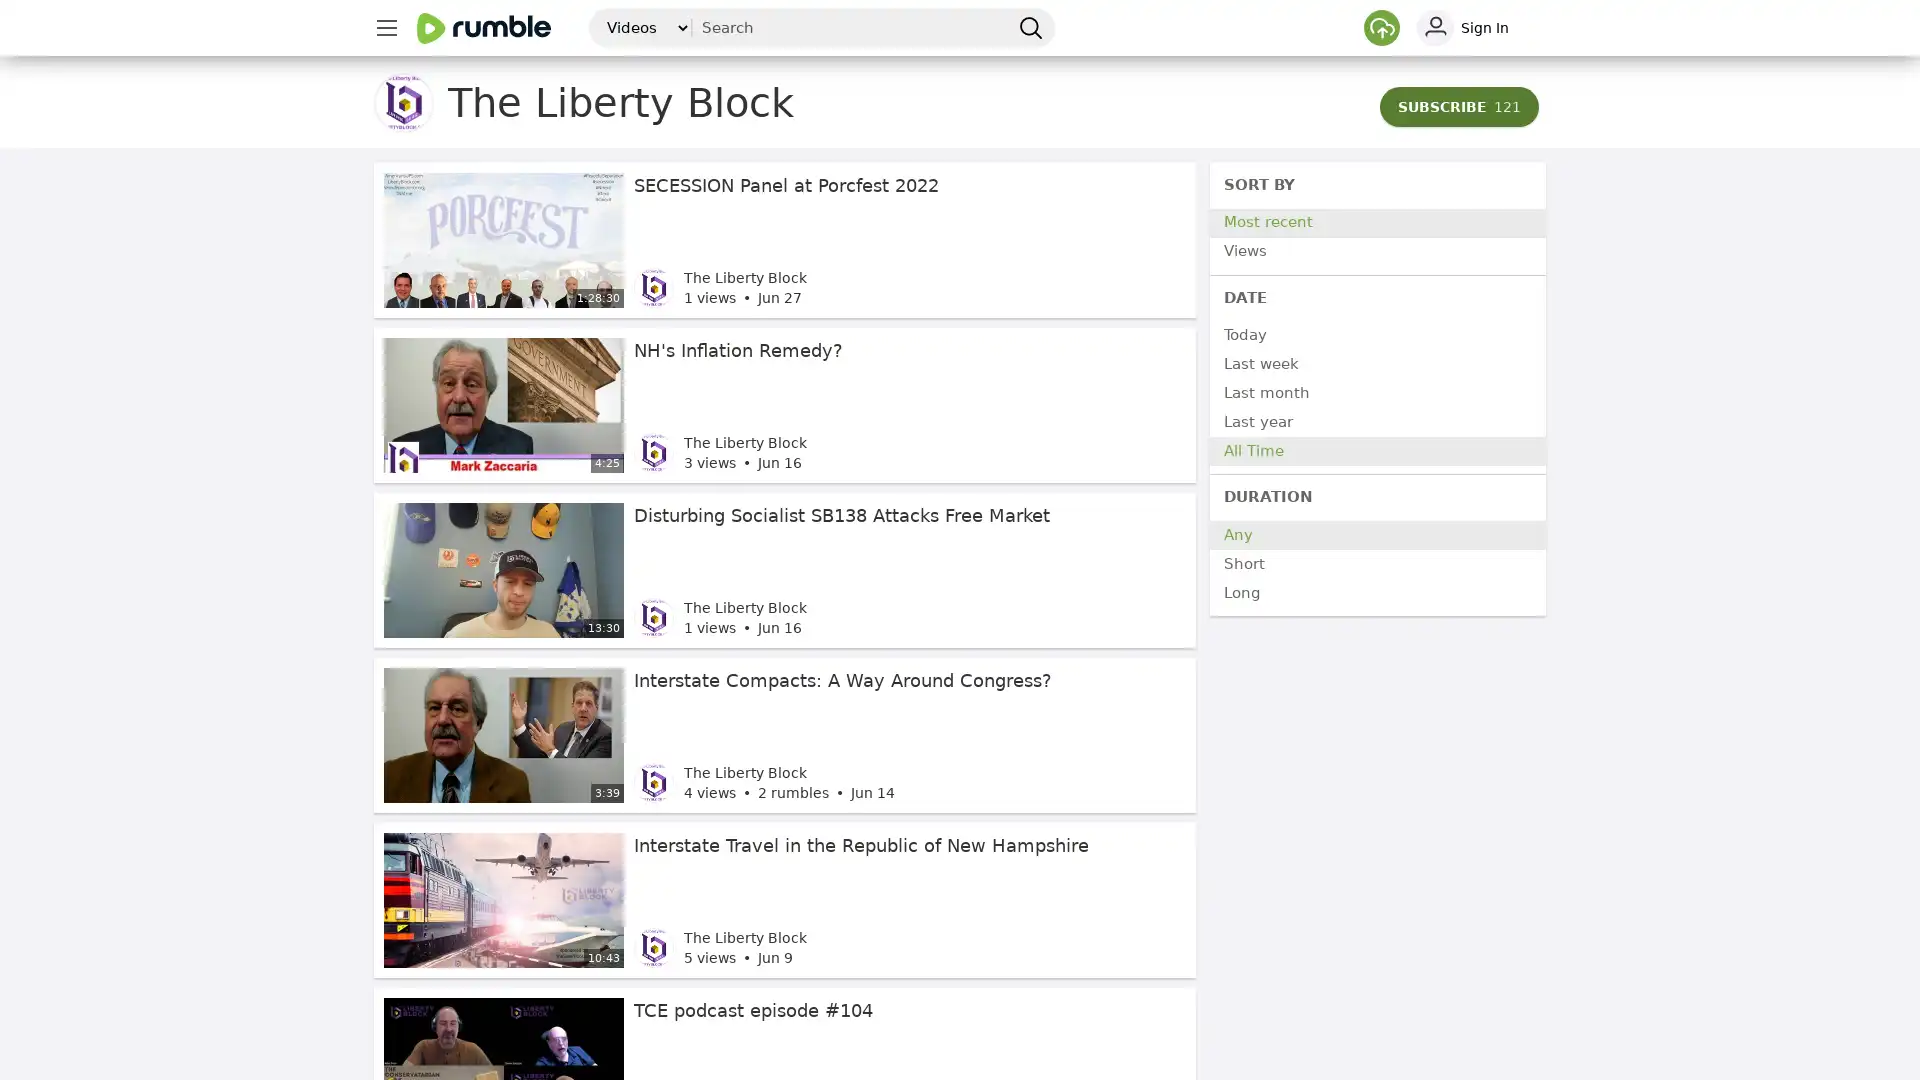  I want to click on main menu, so click(385, 27).